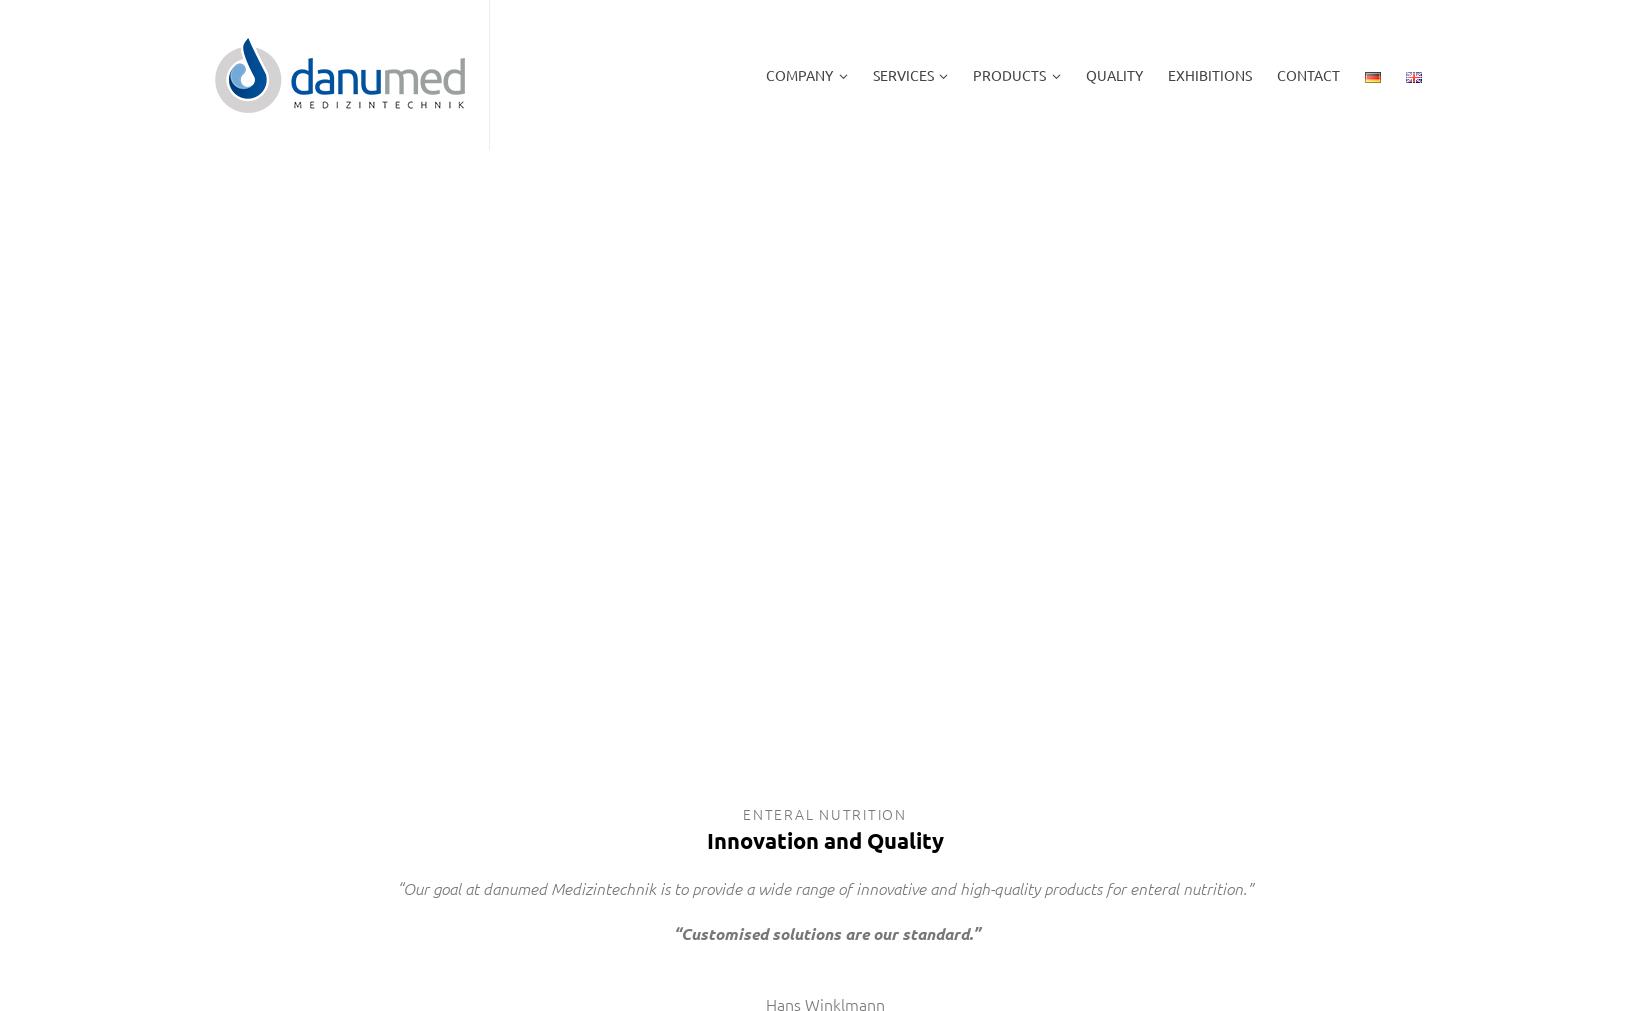 The height and width of the screenshot is (1011, 1650). I want to click on '“Customised solutions are our standard.”', so click(825, 933).